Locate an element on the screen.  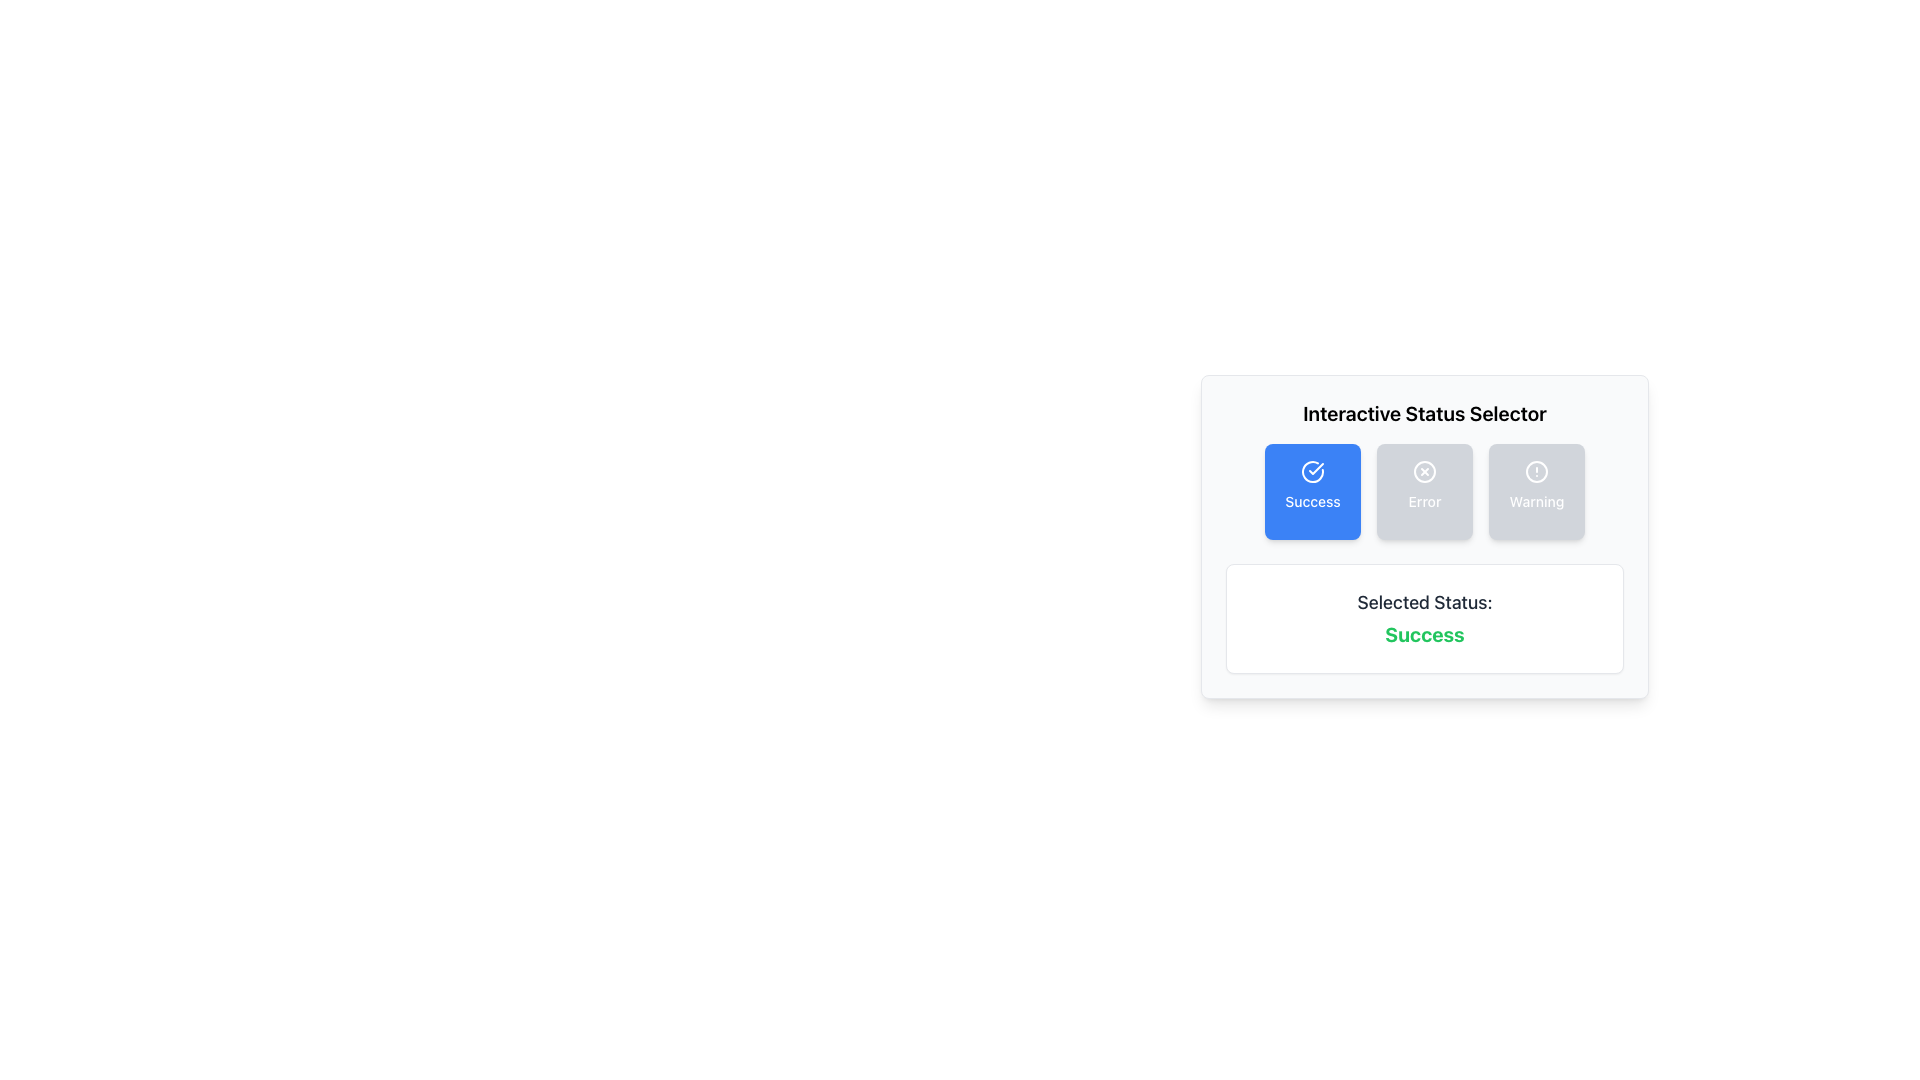
the checkmark icon within the blue circular background in the 'Success' section is located at coordinates (1316, 469).